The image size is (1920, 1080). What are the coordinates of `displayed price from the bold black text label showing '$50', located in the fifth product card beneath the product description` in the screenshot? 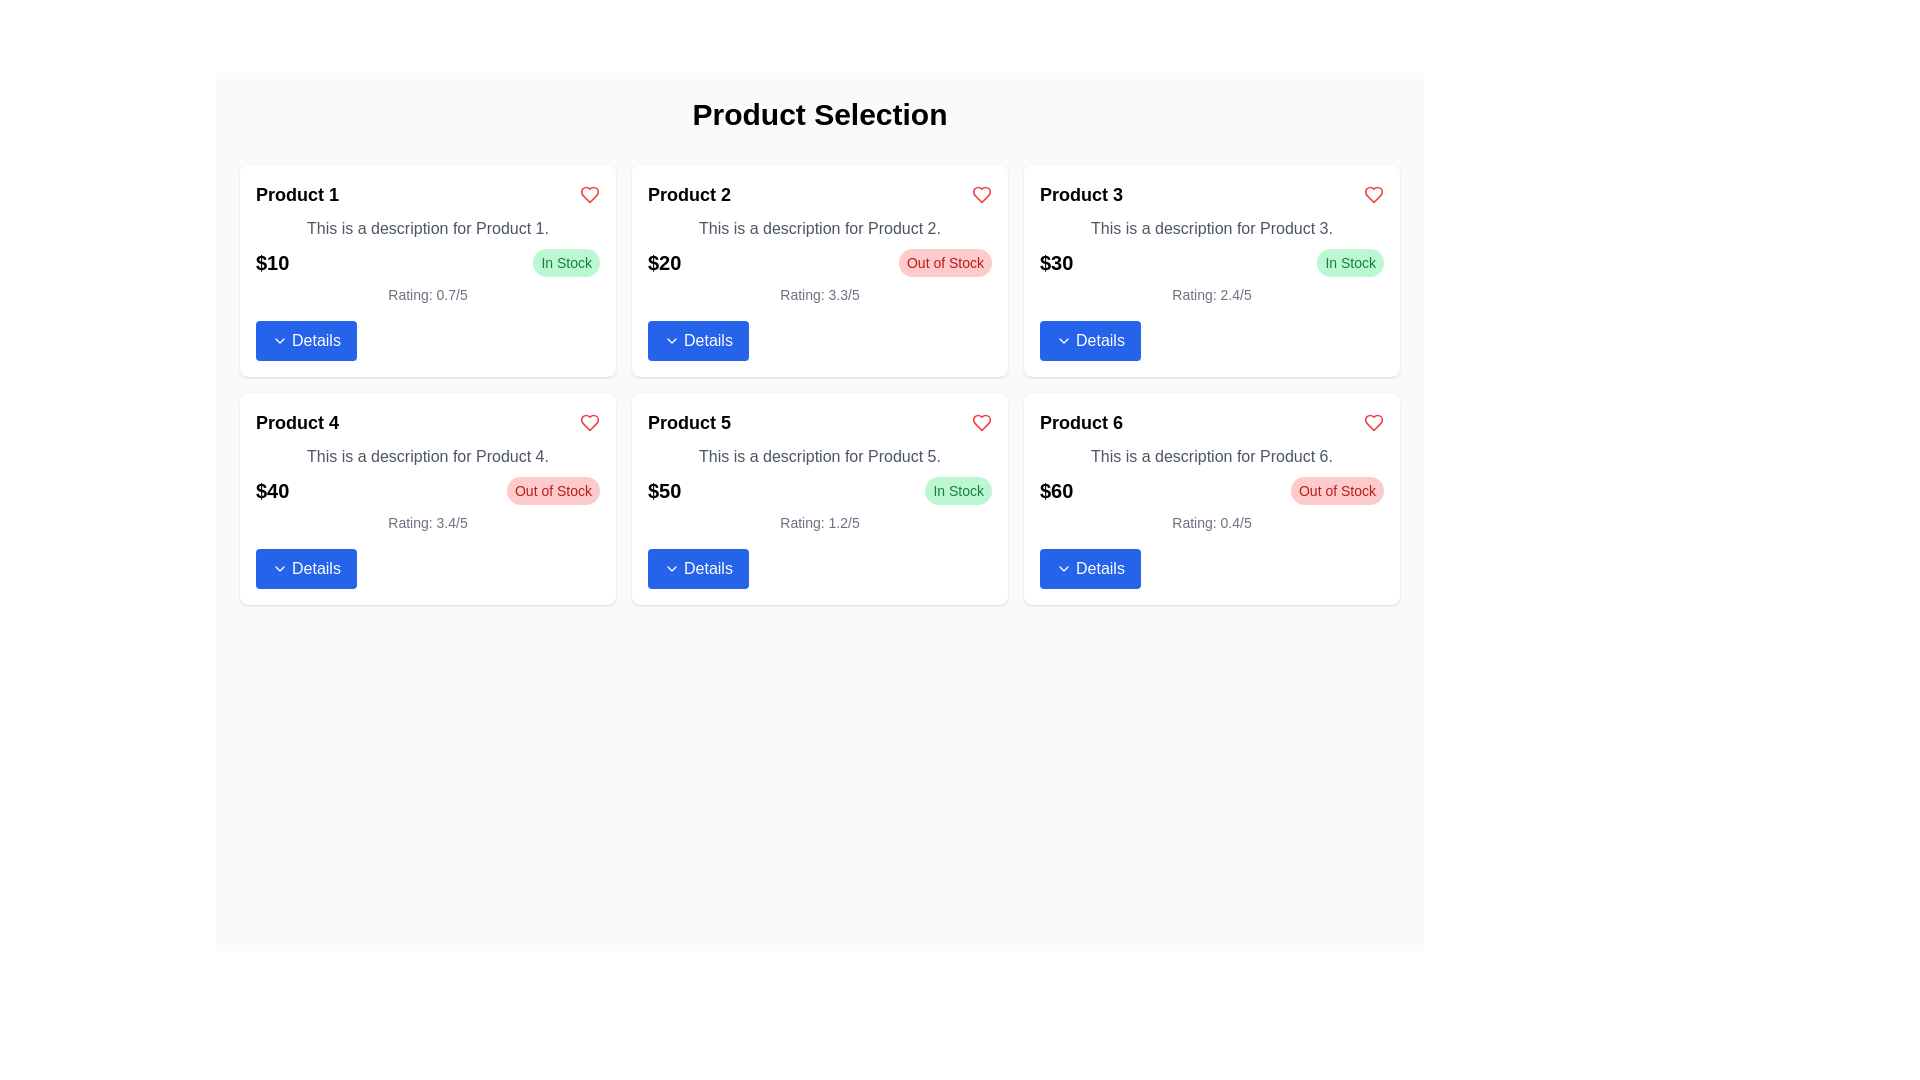 It's located at (664, 490).